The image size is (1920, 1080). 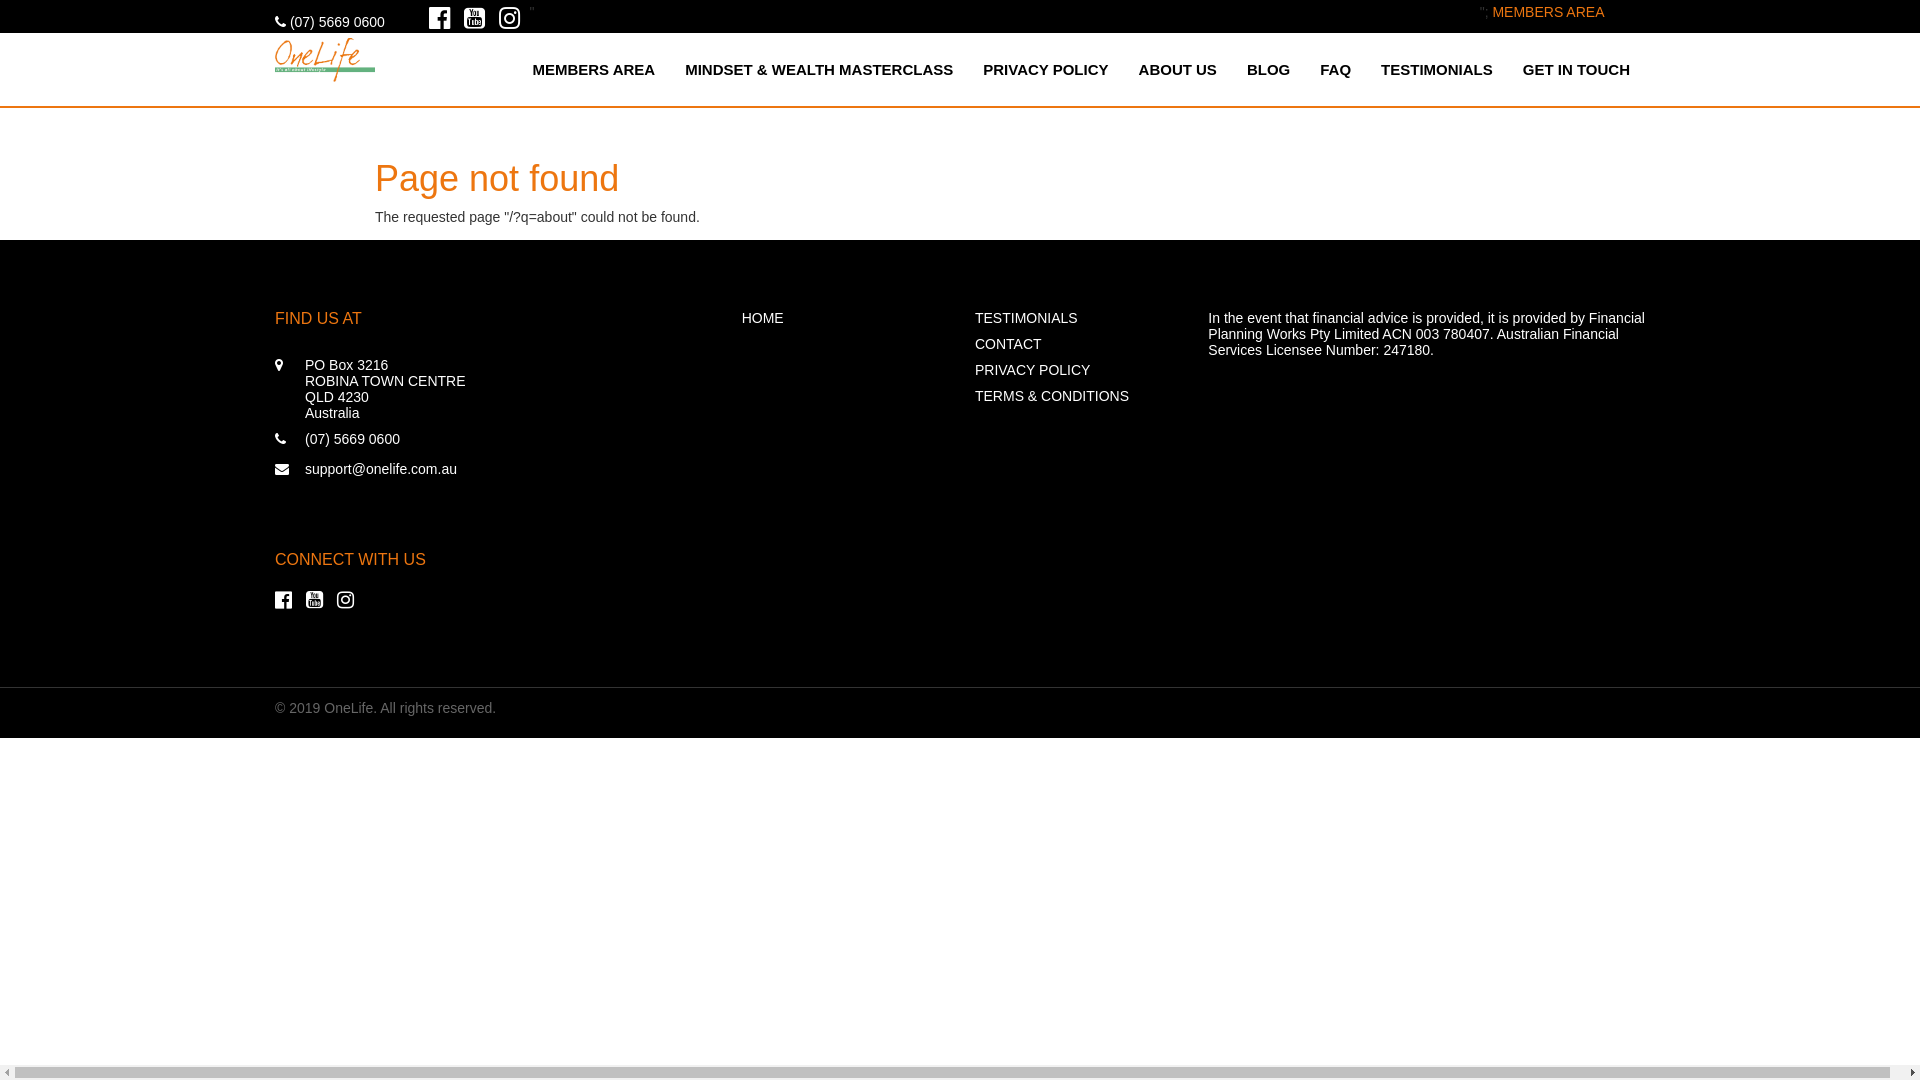 What do you see at coordinates (325, 55) in the screenshot?
I see `'Home'` at bounding box center [325, 55].